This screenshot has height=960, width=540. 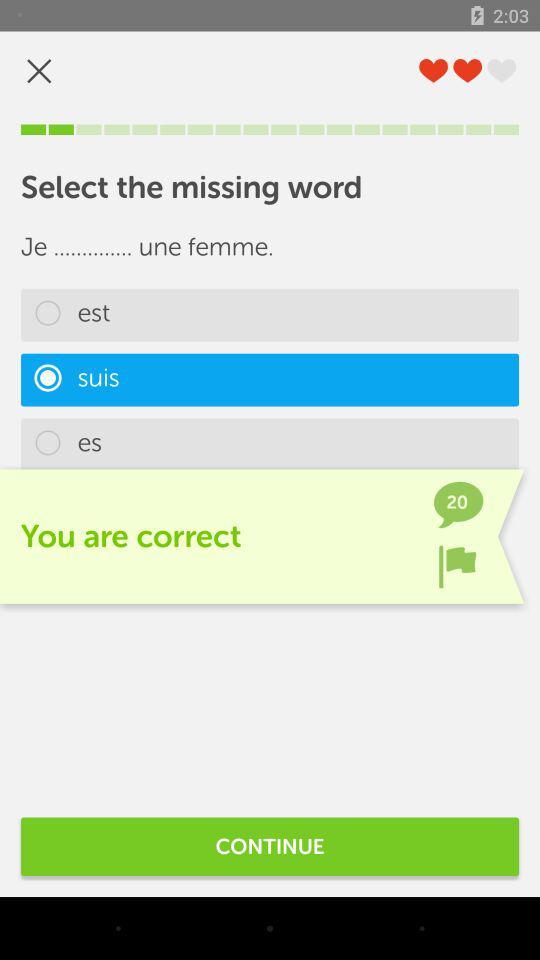 I want to click on exit current screen, so click(x=39, y=71).